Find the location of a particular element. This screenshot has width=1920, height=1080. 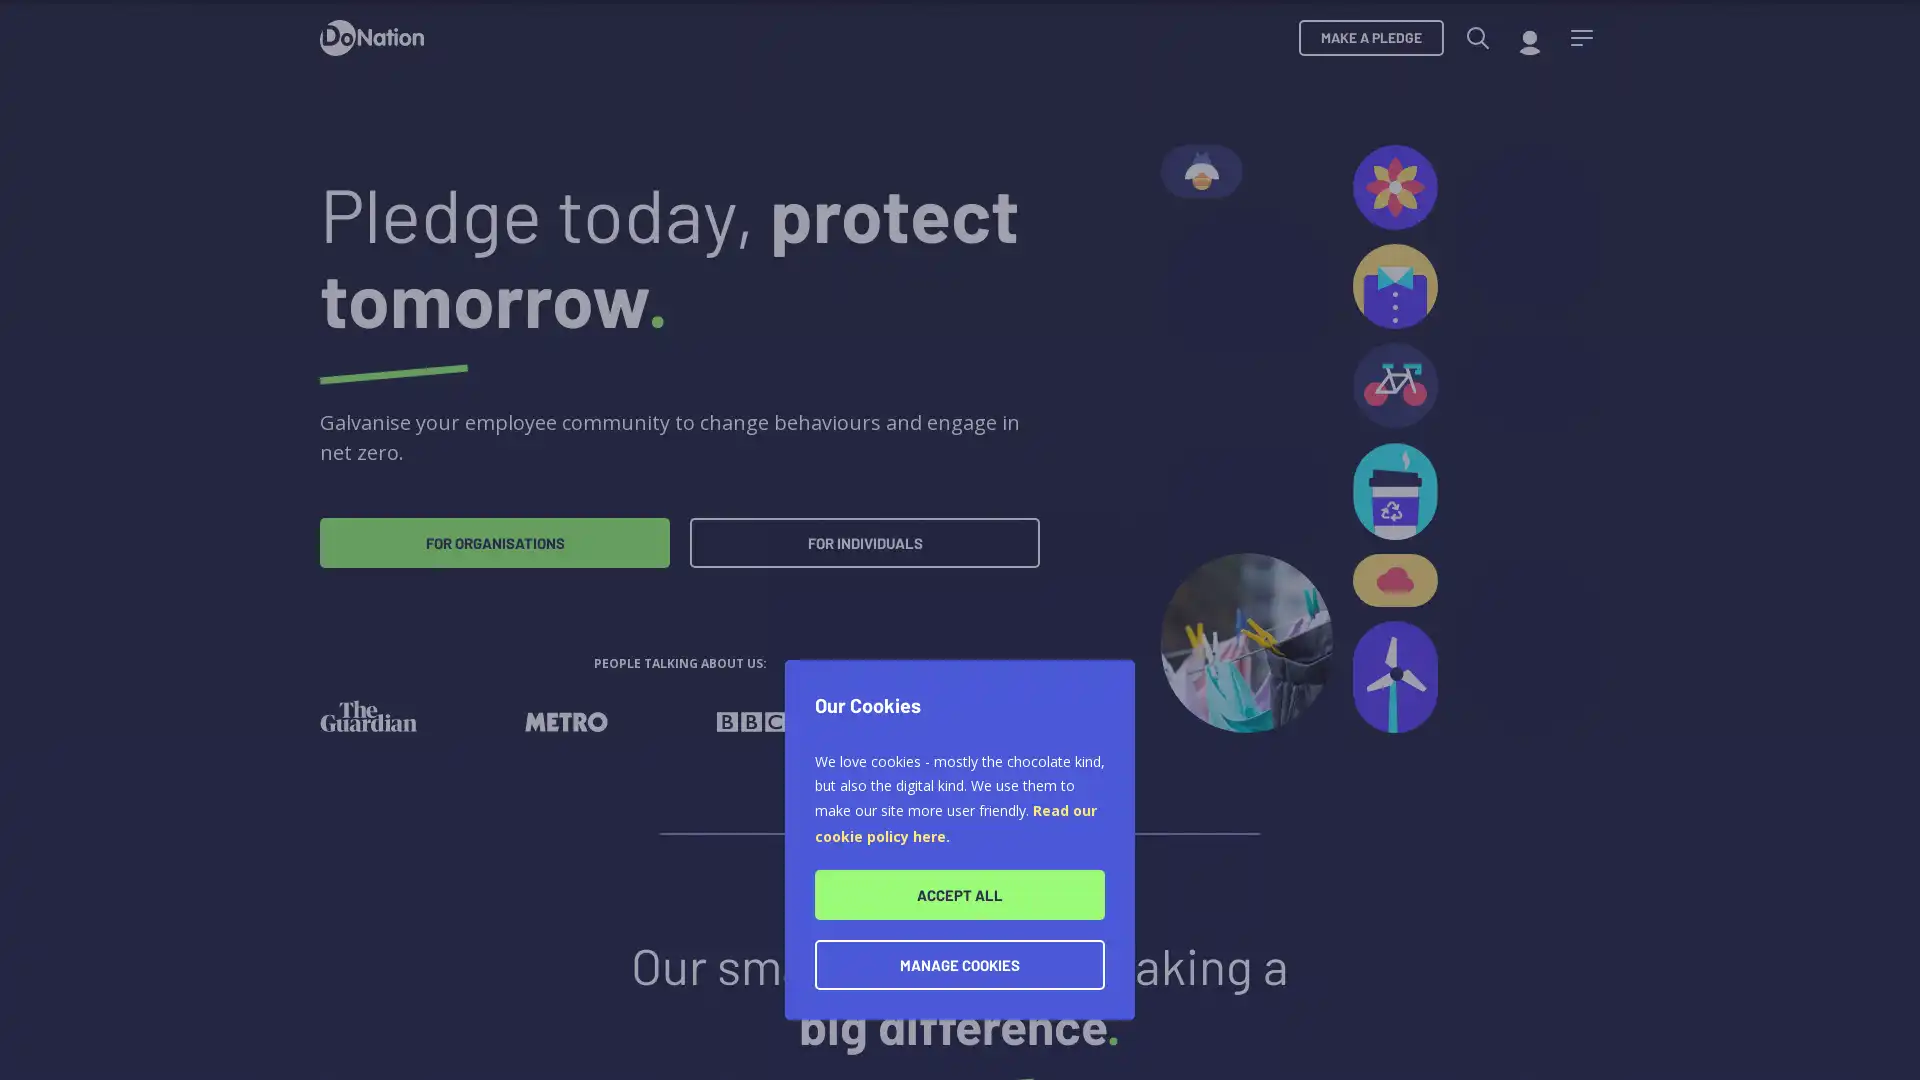

Menu is located at coordinates (1581, 38).